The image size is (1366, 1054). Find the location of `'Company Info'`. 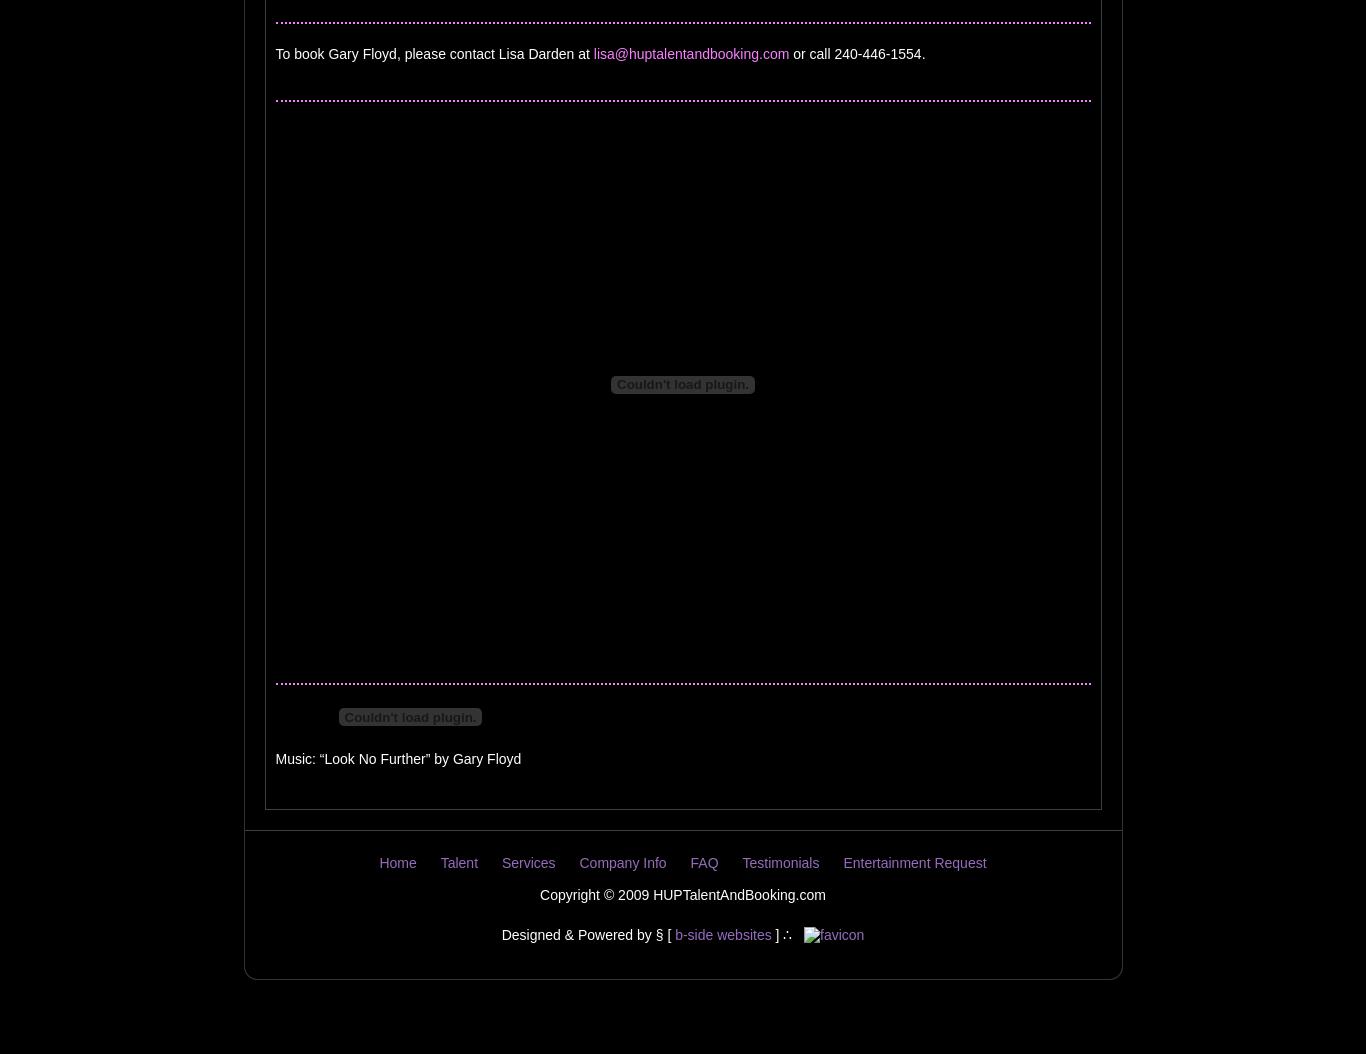

'Company Info' is located at coordinates (578, 863).